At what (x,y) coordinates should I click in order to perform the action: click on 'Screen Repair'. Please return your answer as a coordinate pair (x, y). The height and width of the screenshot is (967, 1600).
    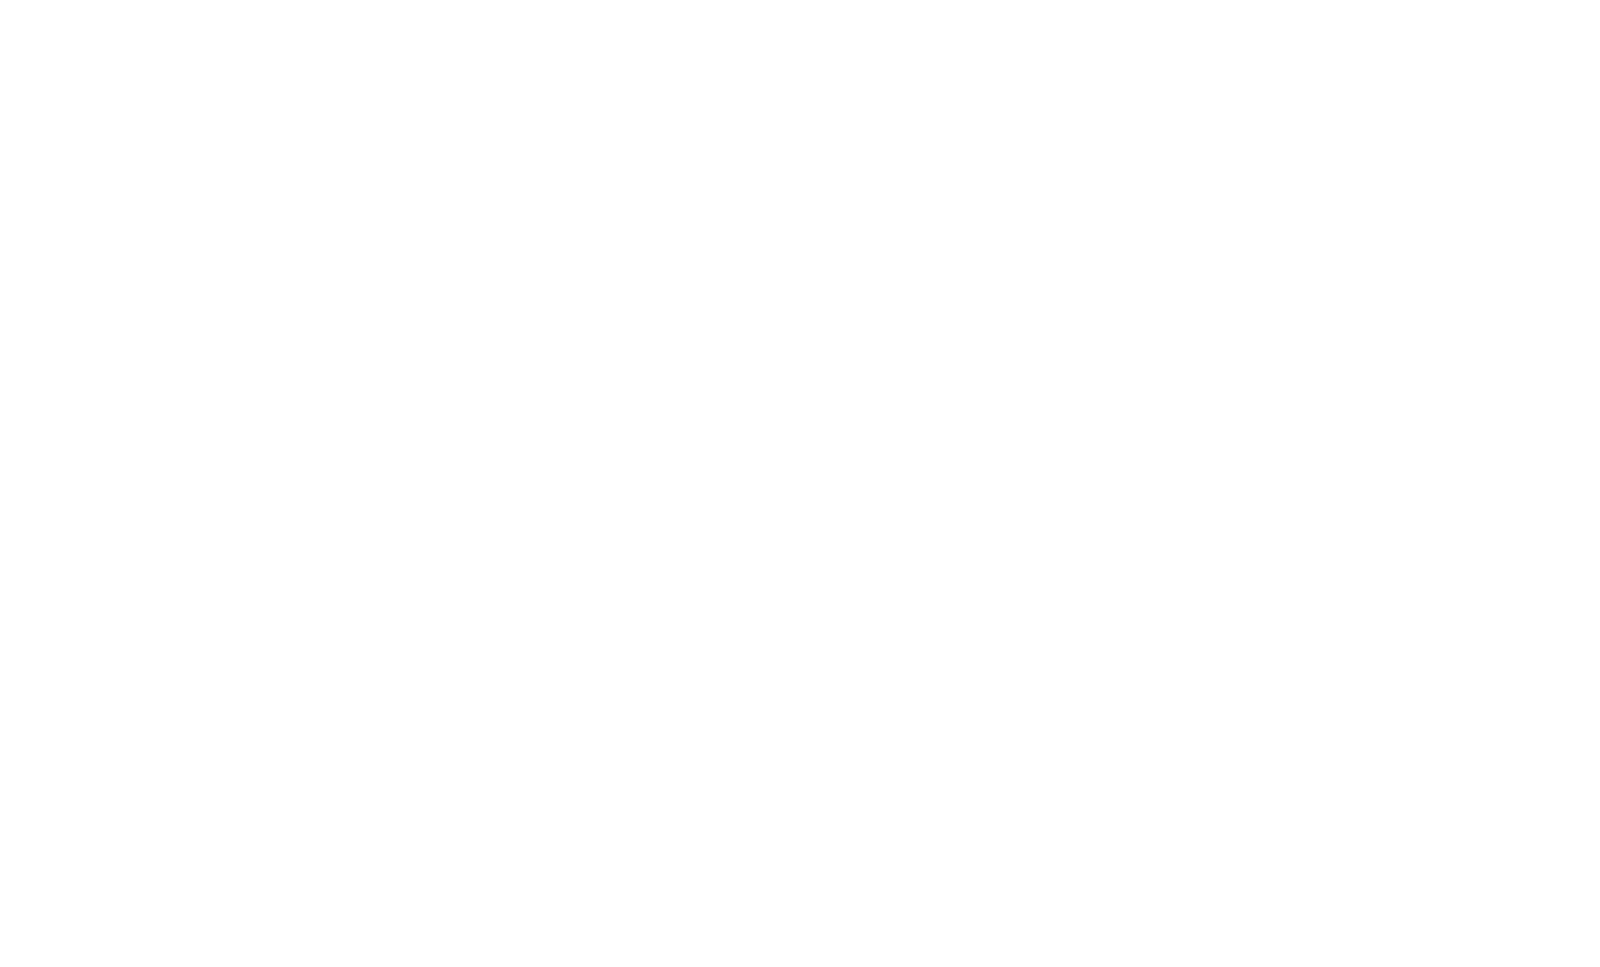
    Looking at the image, I should click on (296, 494).